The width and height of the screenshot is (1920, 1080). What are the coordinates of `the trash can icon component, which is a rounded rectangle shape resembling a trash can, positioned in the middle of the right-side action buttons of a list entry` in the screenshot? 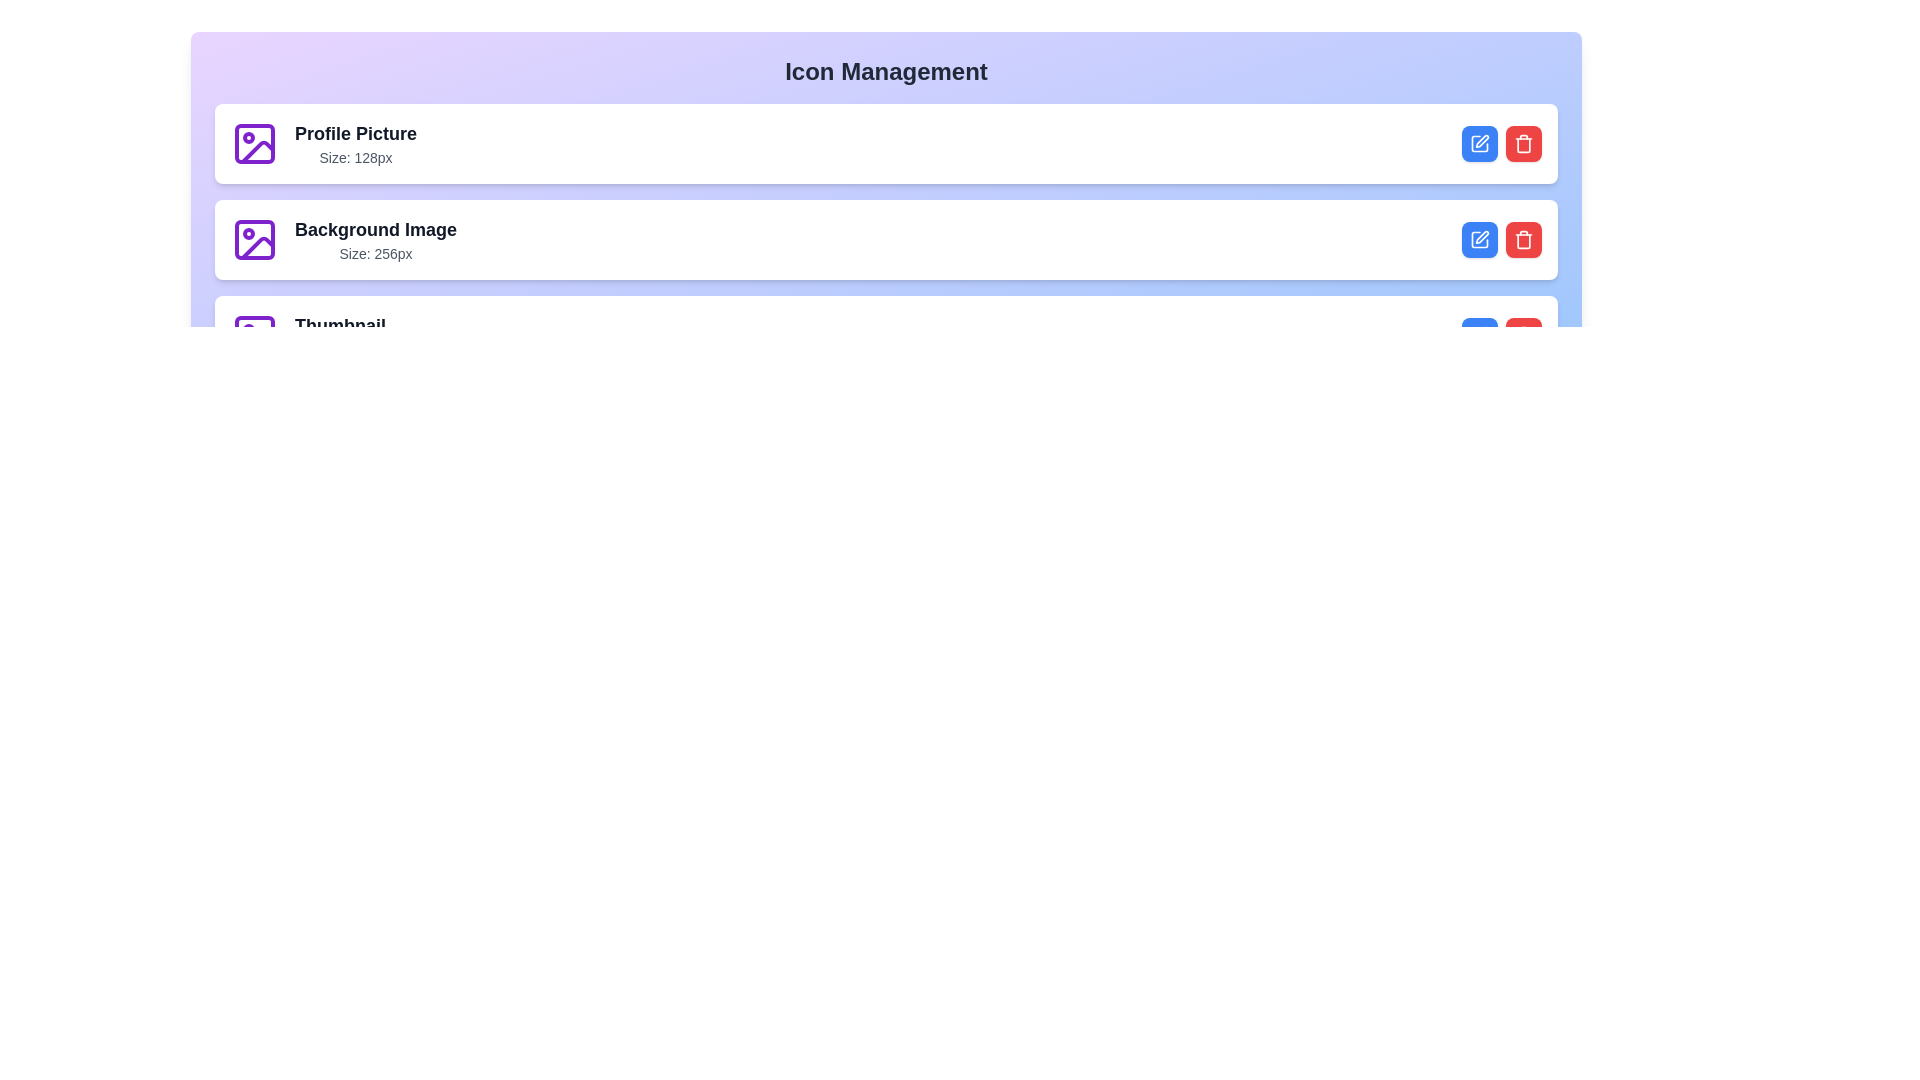 It's located at (1522, 240).